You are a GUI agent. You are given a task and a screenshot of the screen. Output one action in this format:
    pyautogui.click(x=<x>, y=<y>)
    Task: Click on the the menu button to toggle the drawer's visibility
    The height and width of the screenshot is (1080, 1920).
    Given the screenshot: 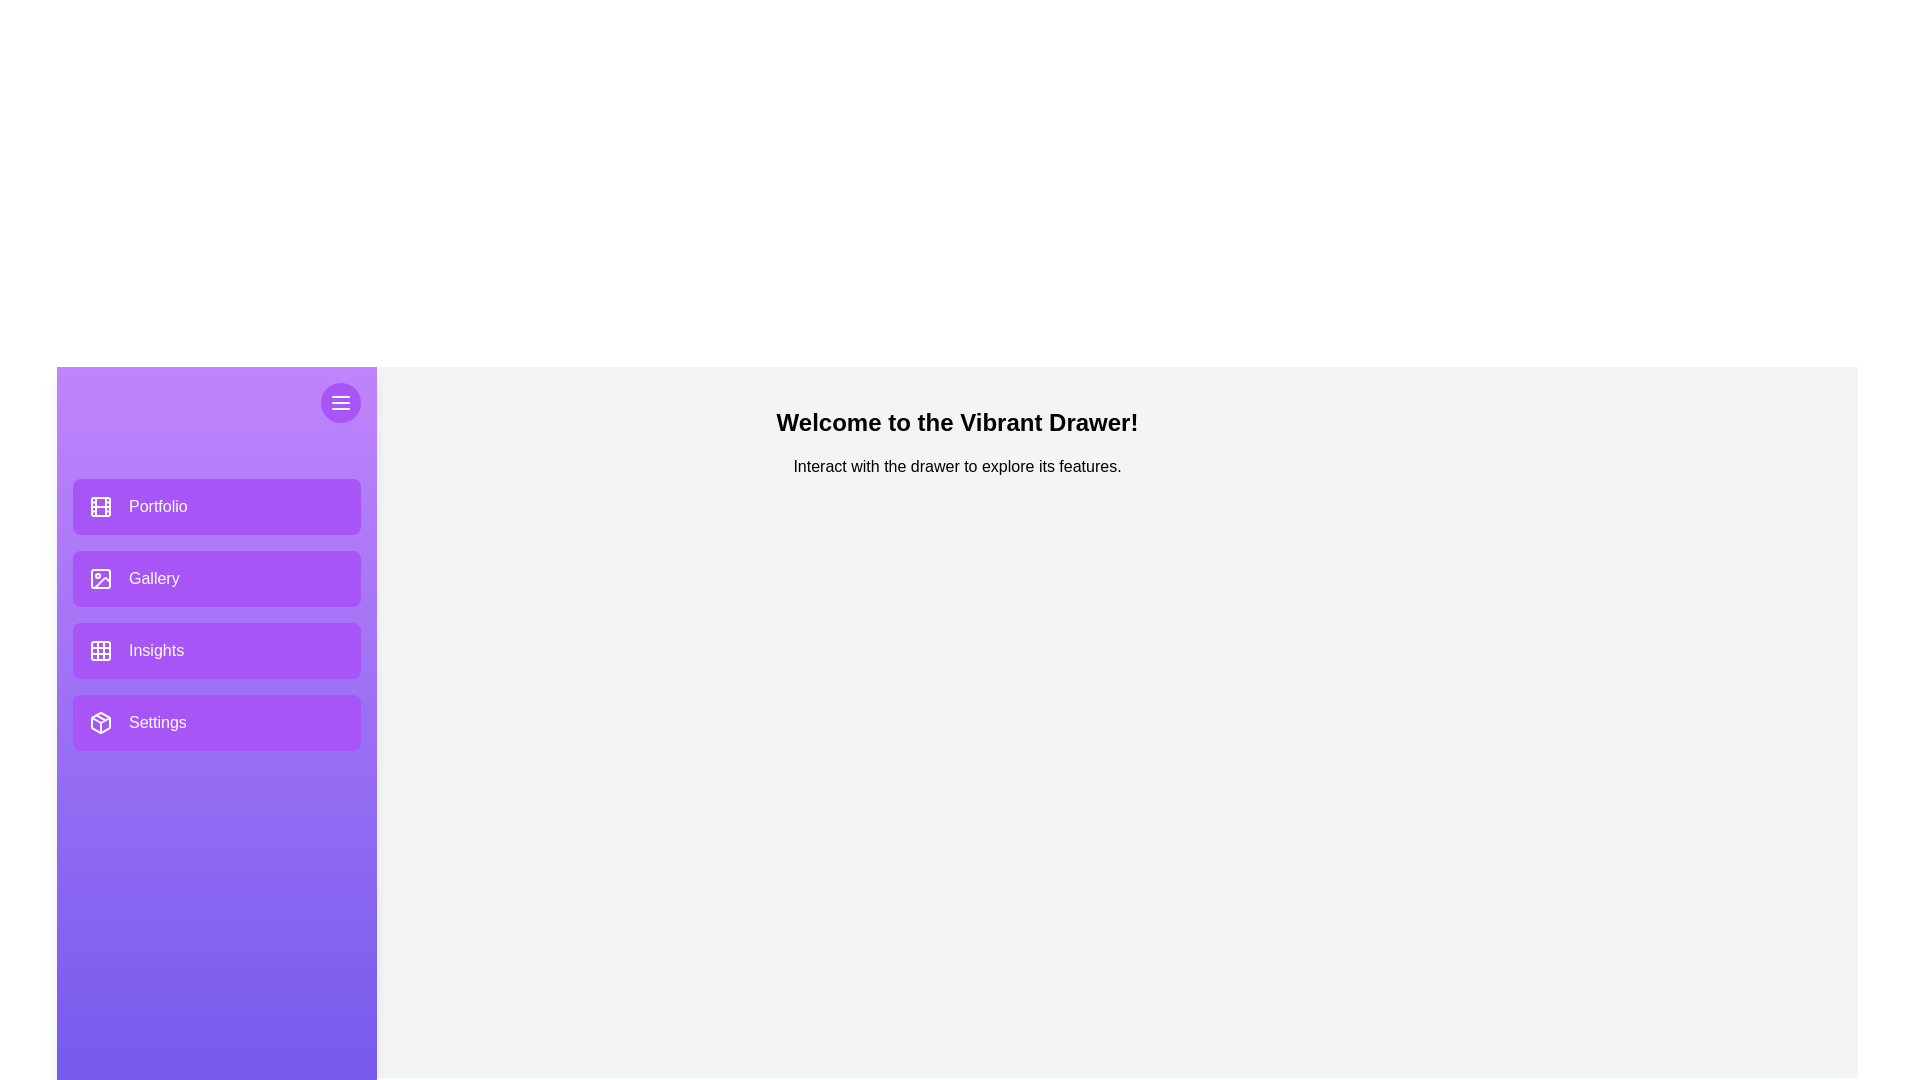 What is the action you would take?
    pyautogui.click(x=340, y=402)
    